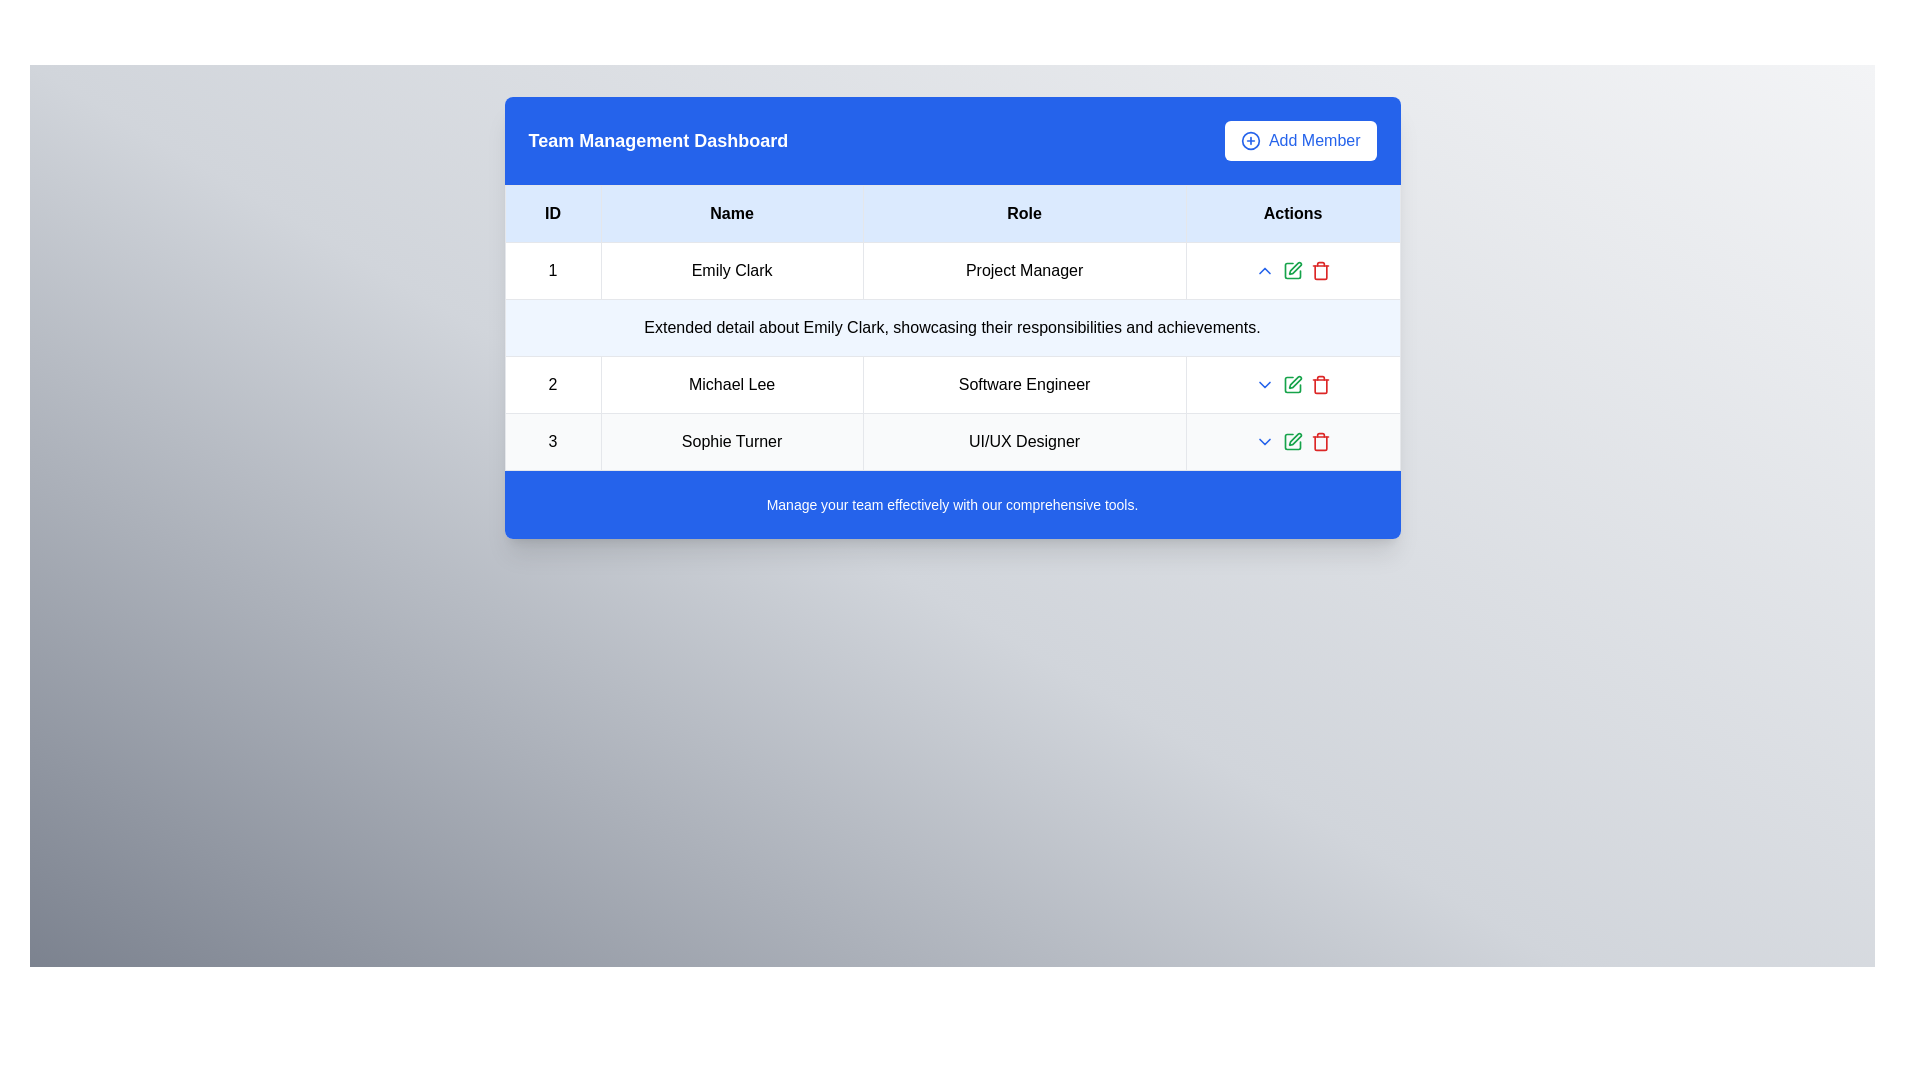  Describe the element at coordinates (1293, 441) in the screenshot. I see `the second interactive icon in the Actions column of the third row of the table, which is located next to a green pen icon and a red trashcan icon` at that location.